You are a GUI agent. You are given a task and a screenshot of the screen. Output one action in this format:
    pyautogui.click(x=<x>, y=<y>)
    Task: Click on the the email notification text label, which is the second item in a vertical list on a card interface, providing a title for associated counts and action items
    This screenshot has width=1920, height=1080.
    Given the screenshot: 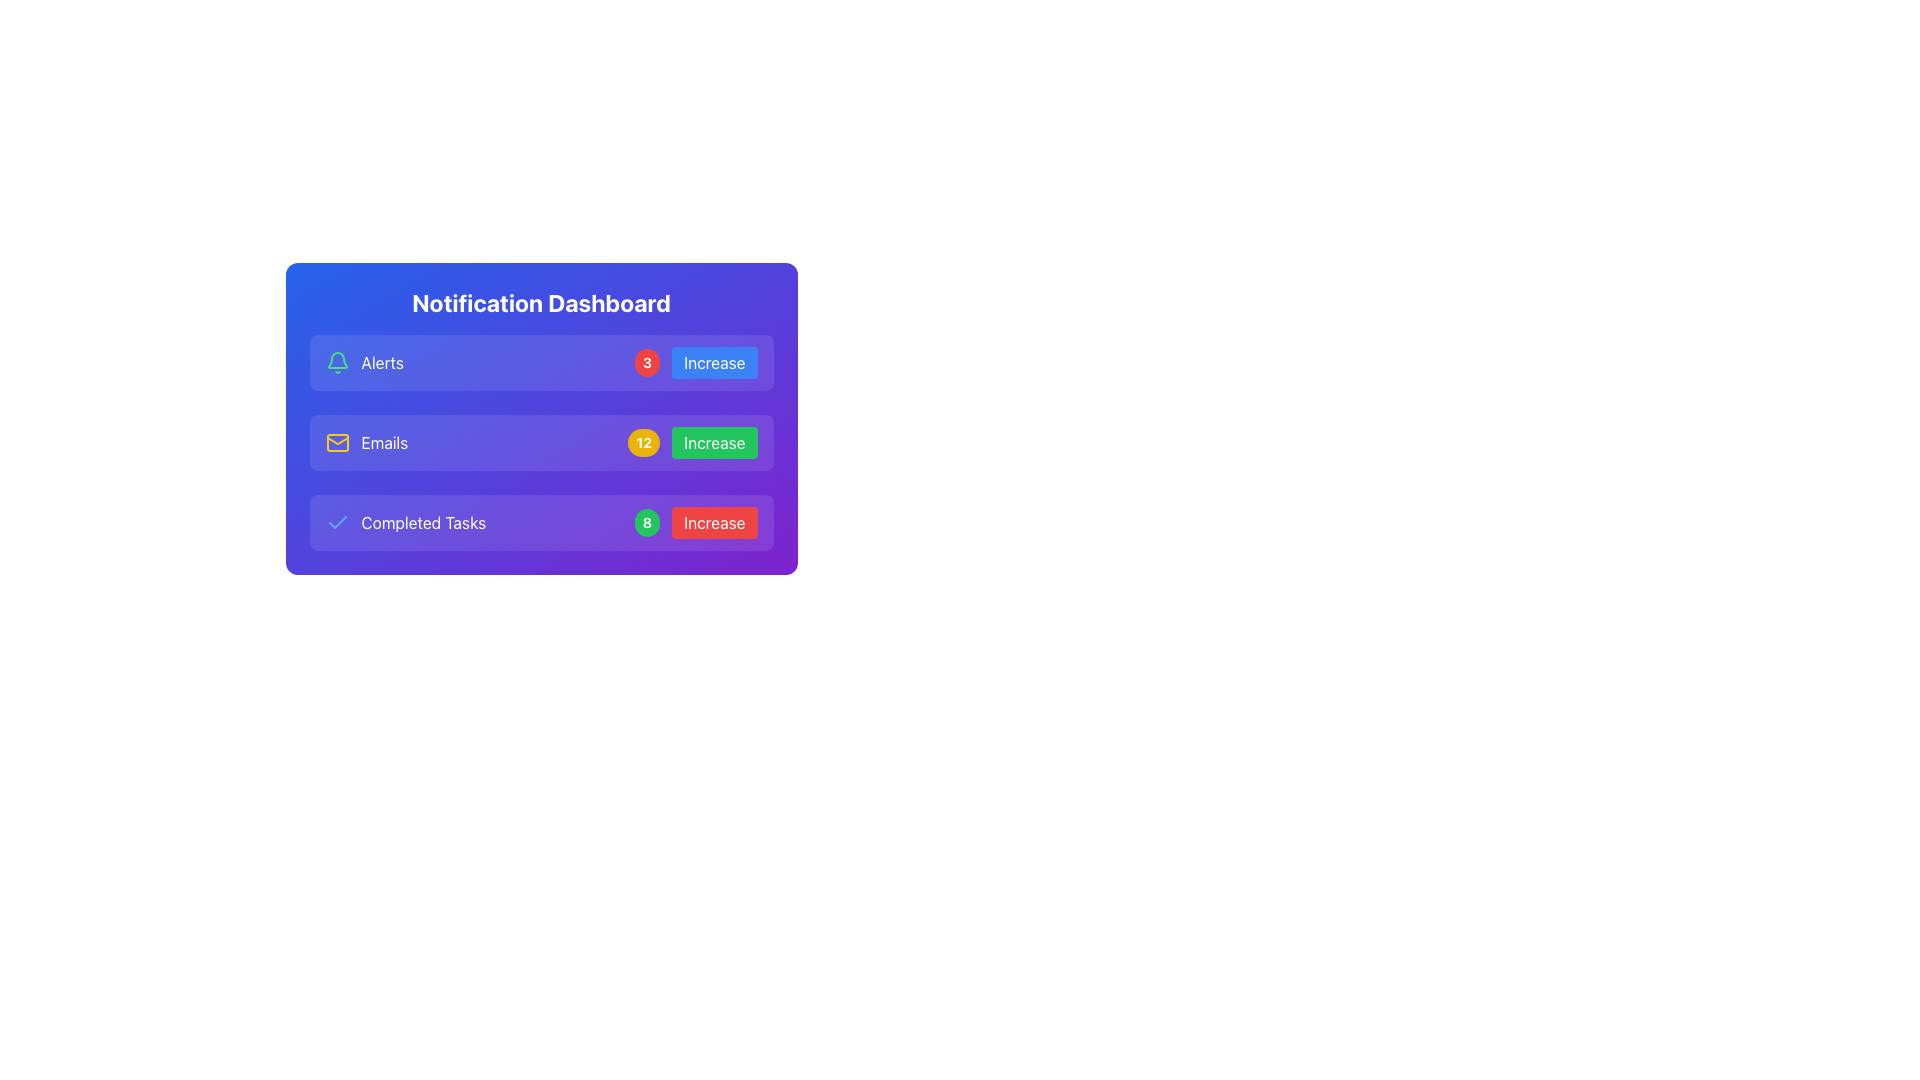 What is the action you would take?
    pyautogui.click(x=366, y=442)
    